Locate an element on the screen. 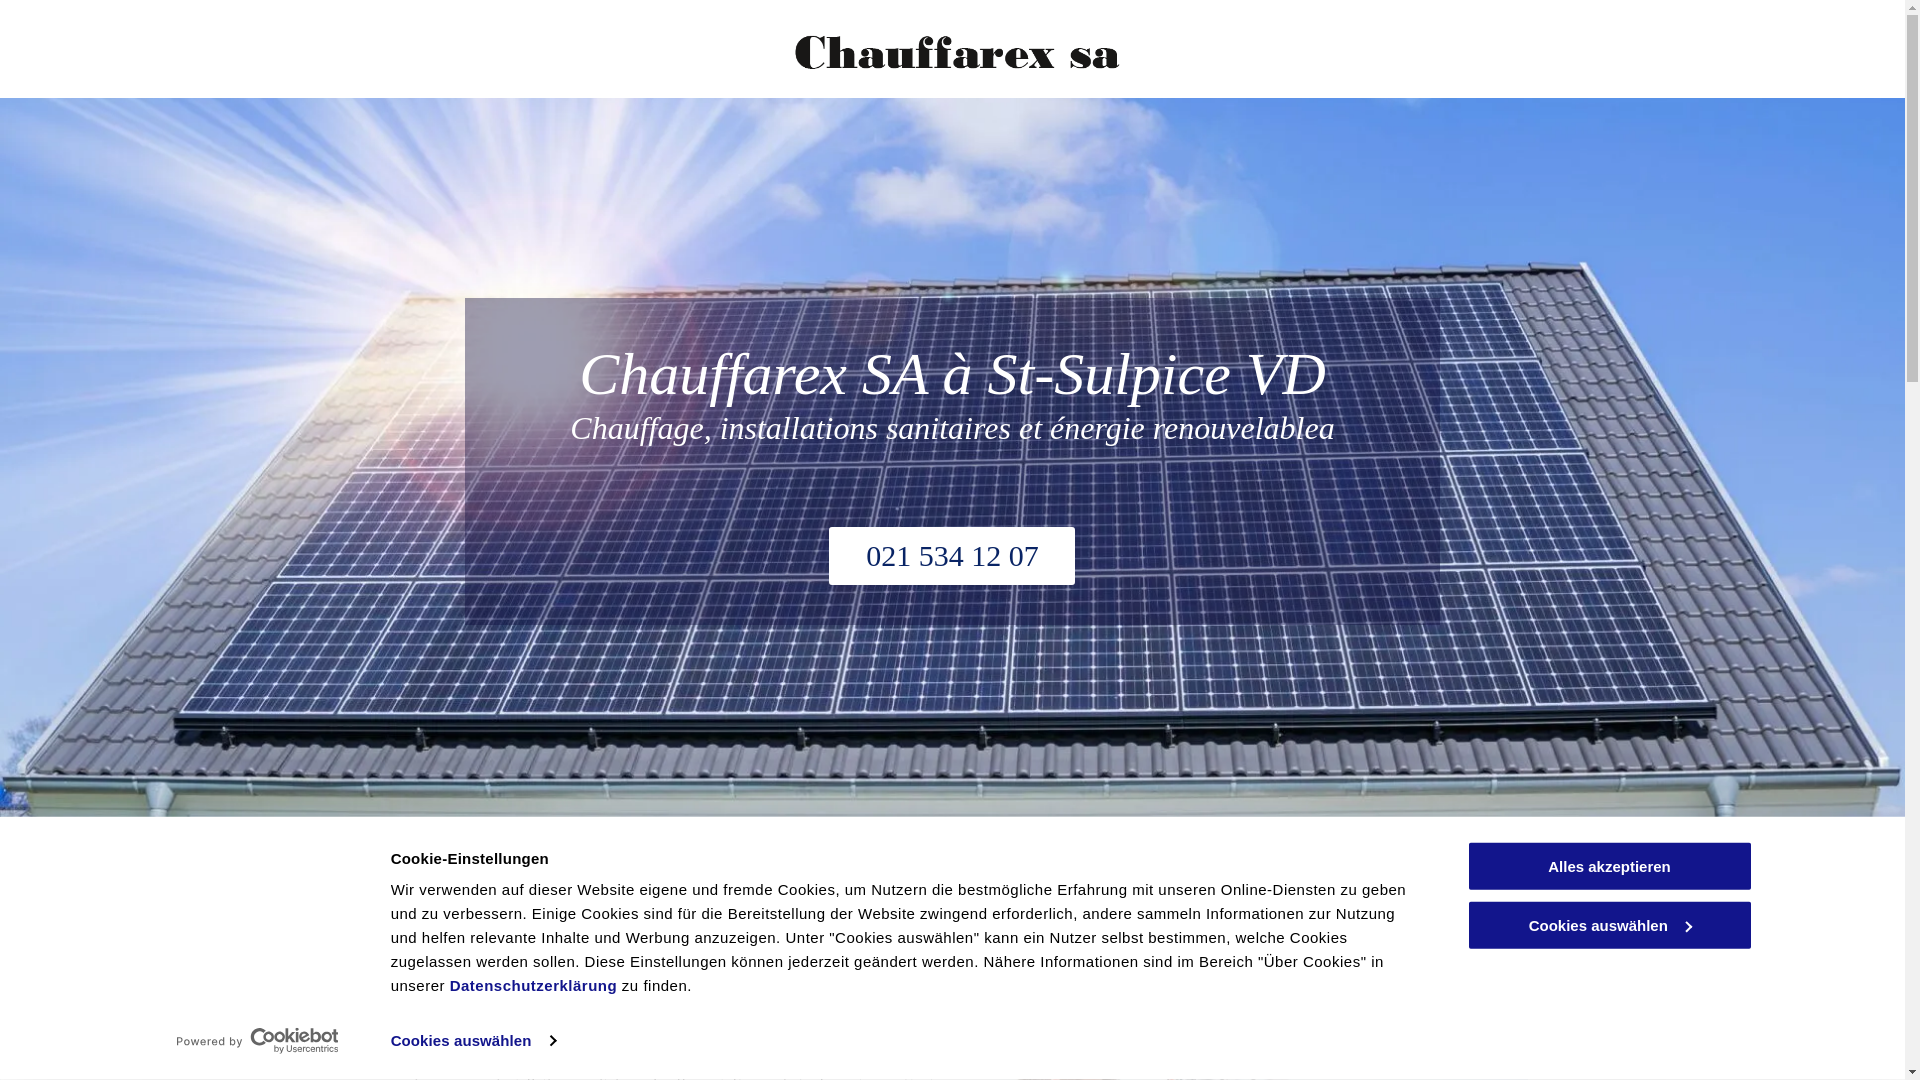  '021 534 12 07' is located at coordinates (950, 555).